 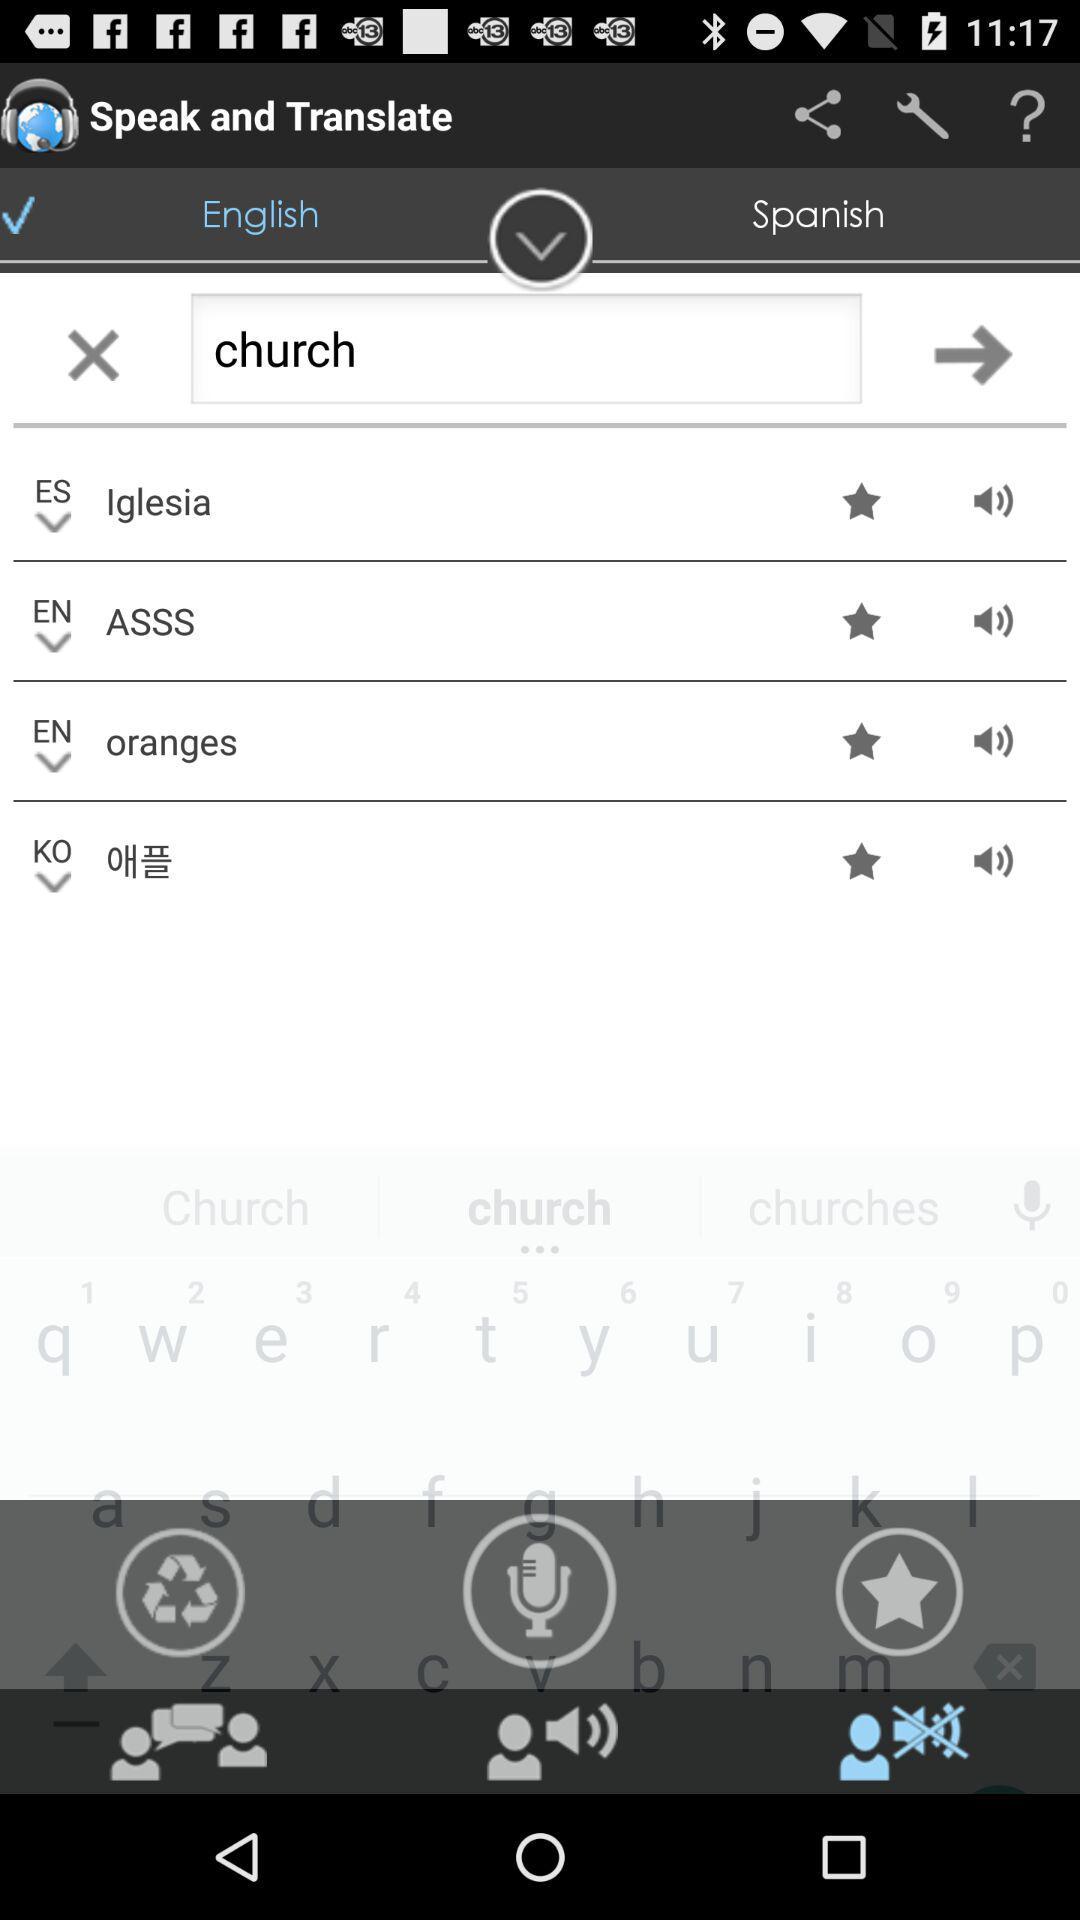 What do you see at coordinates (819, 214) in the screenshot?
I see `the text which says spanish which is at the right top corner` at bounding box center [819, 214].